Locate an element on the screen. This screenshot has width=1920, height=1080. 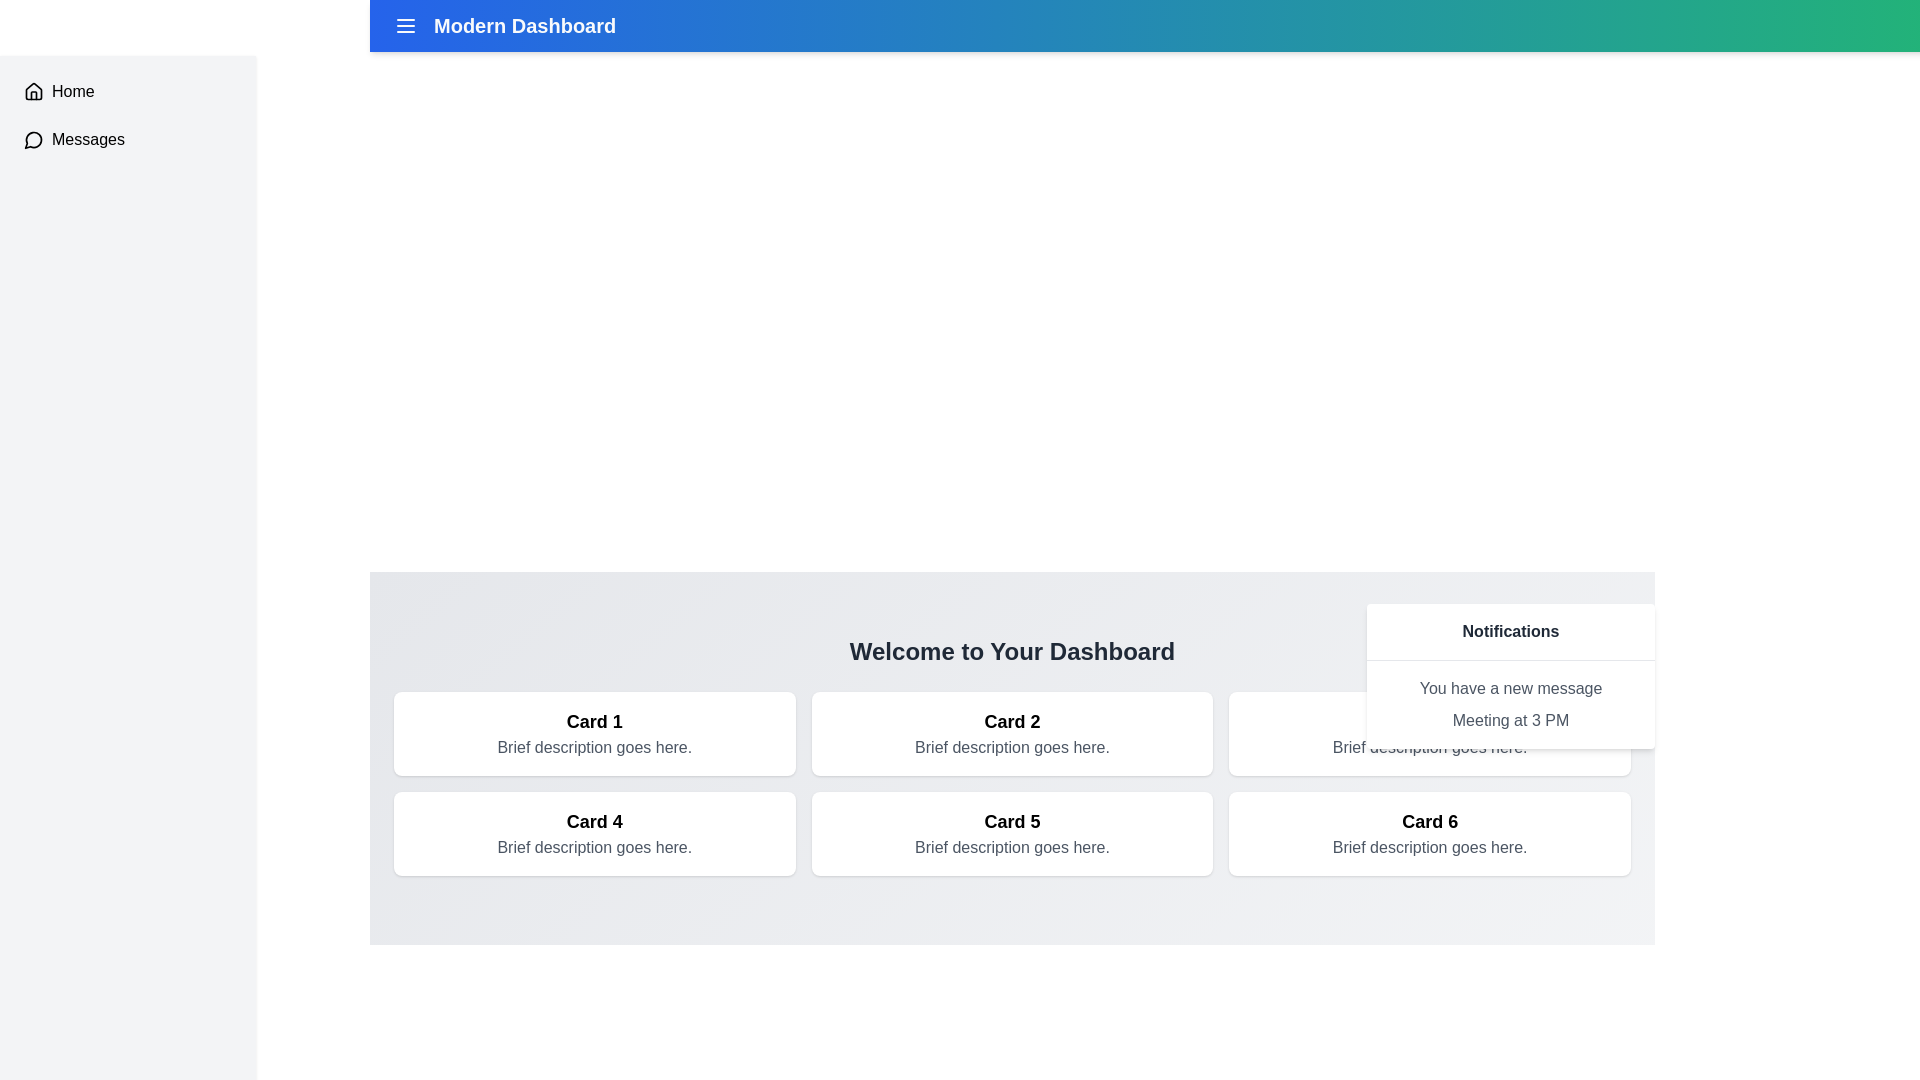
bold text label 'Card 1' located at the top section of the first card in the dashboard layout is located at coordinates (593, 721).